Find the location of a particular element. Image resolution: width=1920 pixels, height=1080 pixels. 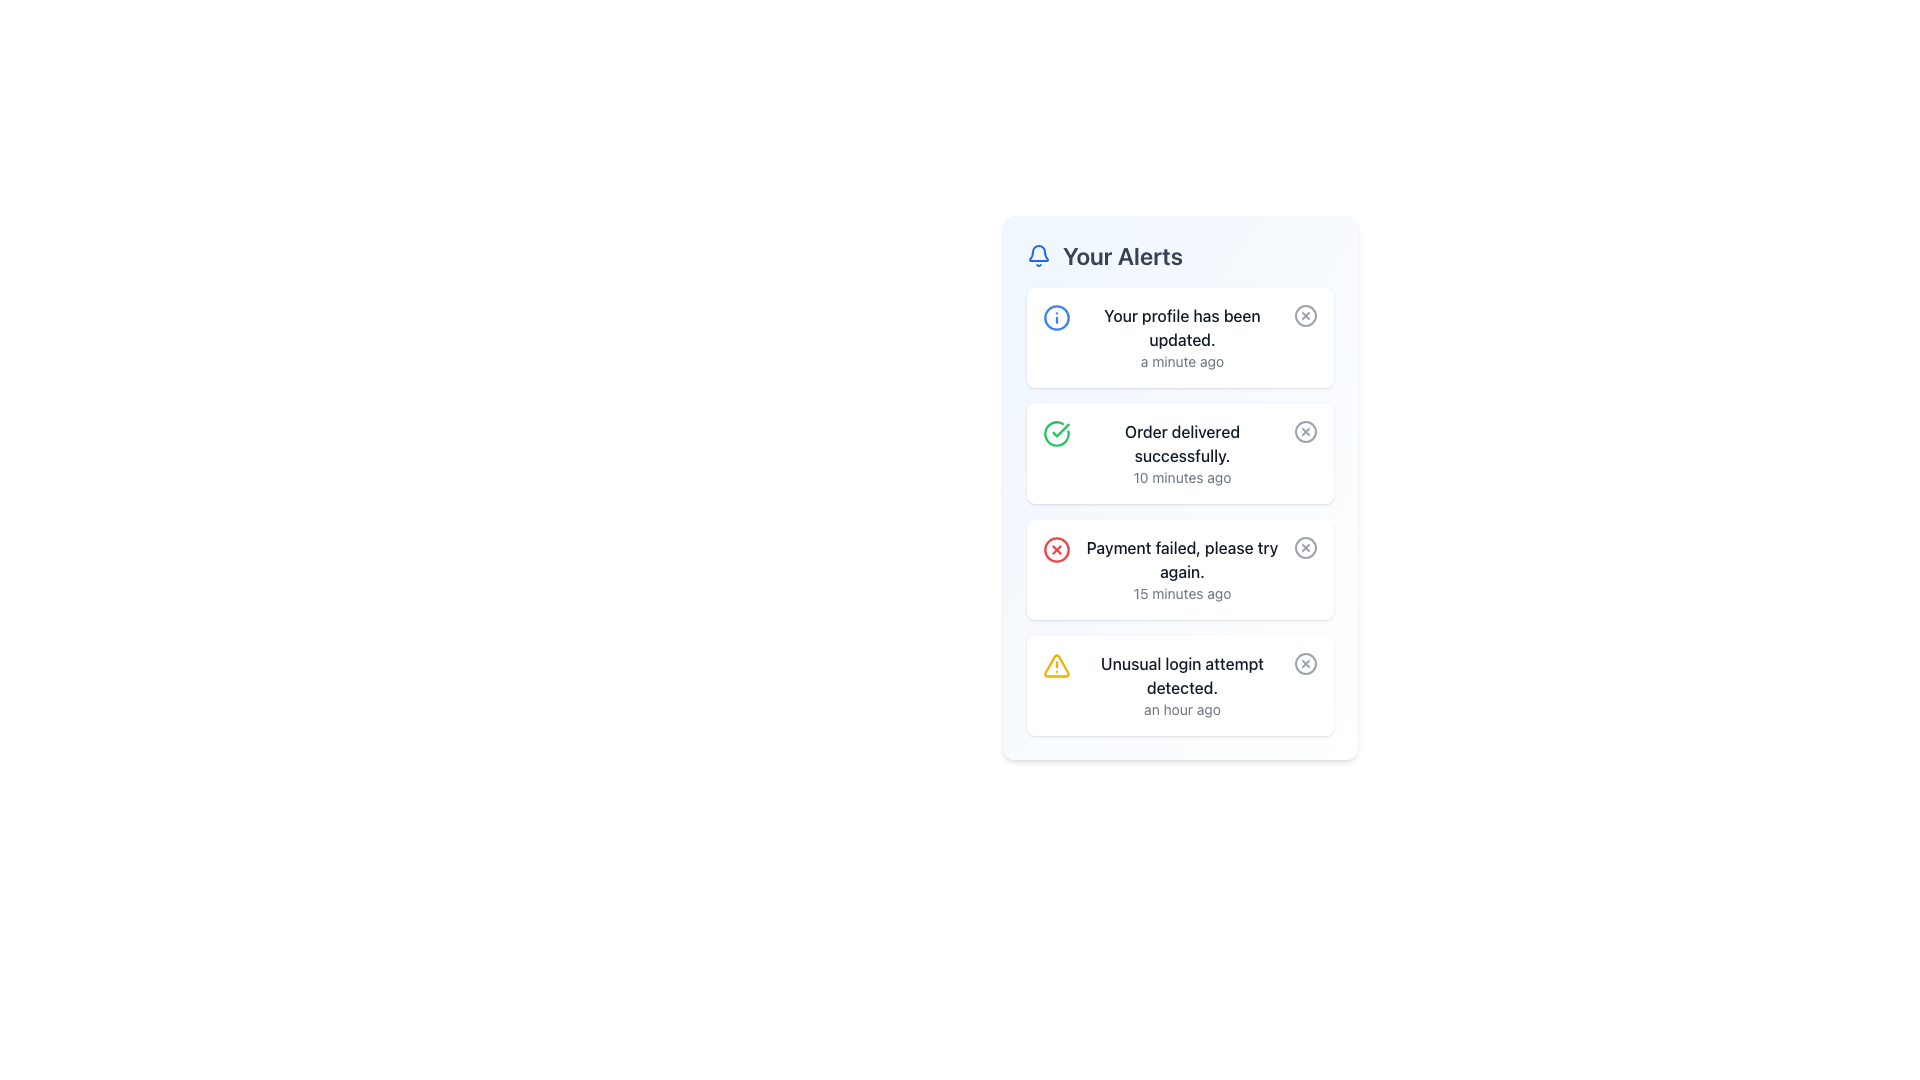

the text label displaying '10 minutes ago', which is styled in gray and located below the 'Order delivered successfully.' text in the second notification card is located at coordinates (1182, 478).